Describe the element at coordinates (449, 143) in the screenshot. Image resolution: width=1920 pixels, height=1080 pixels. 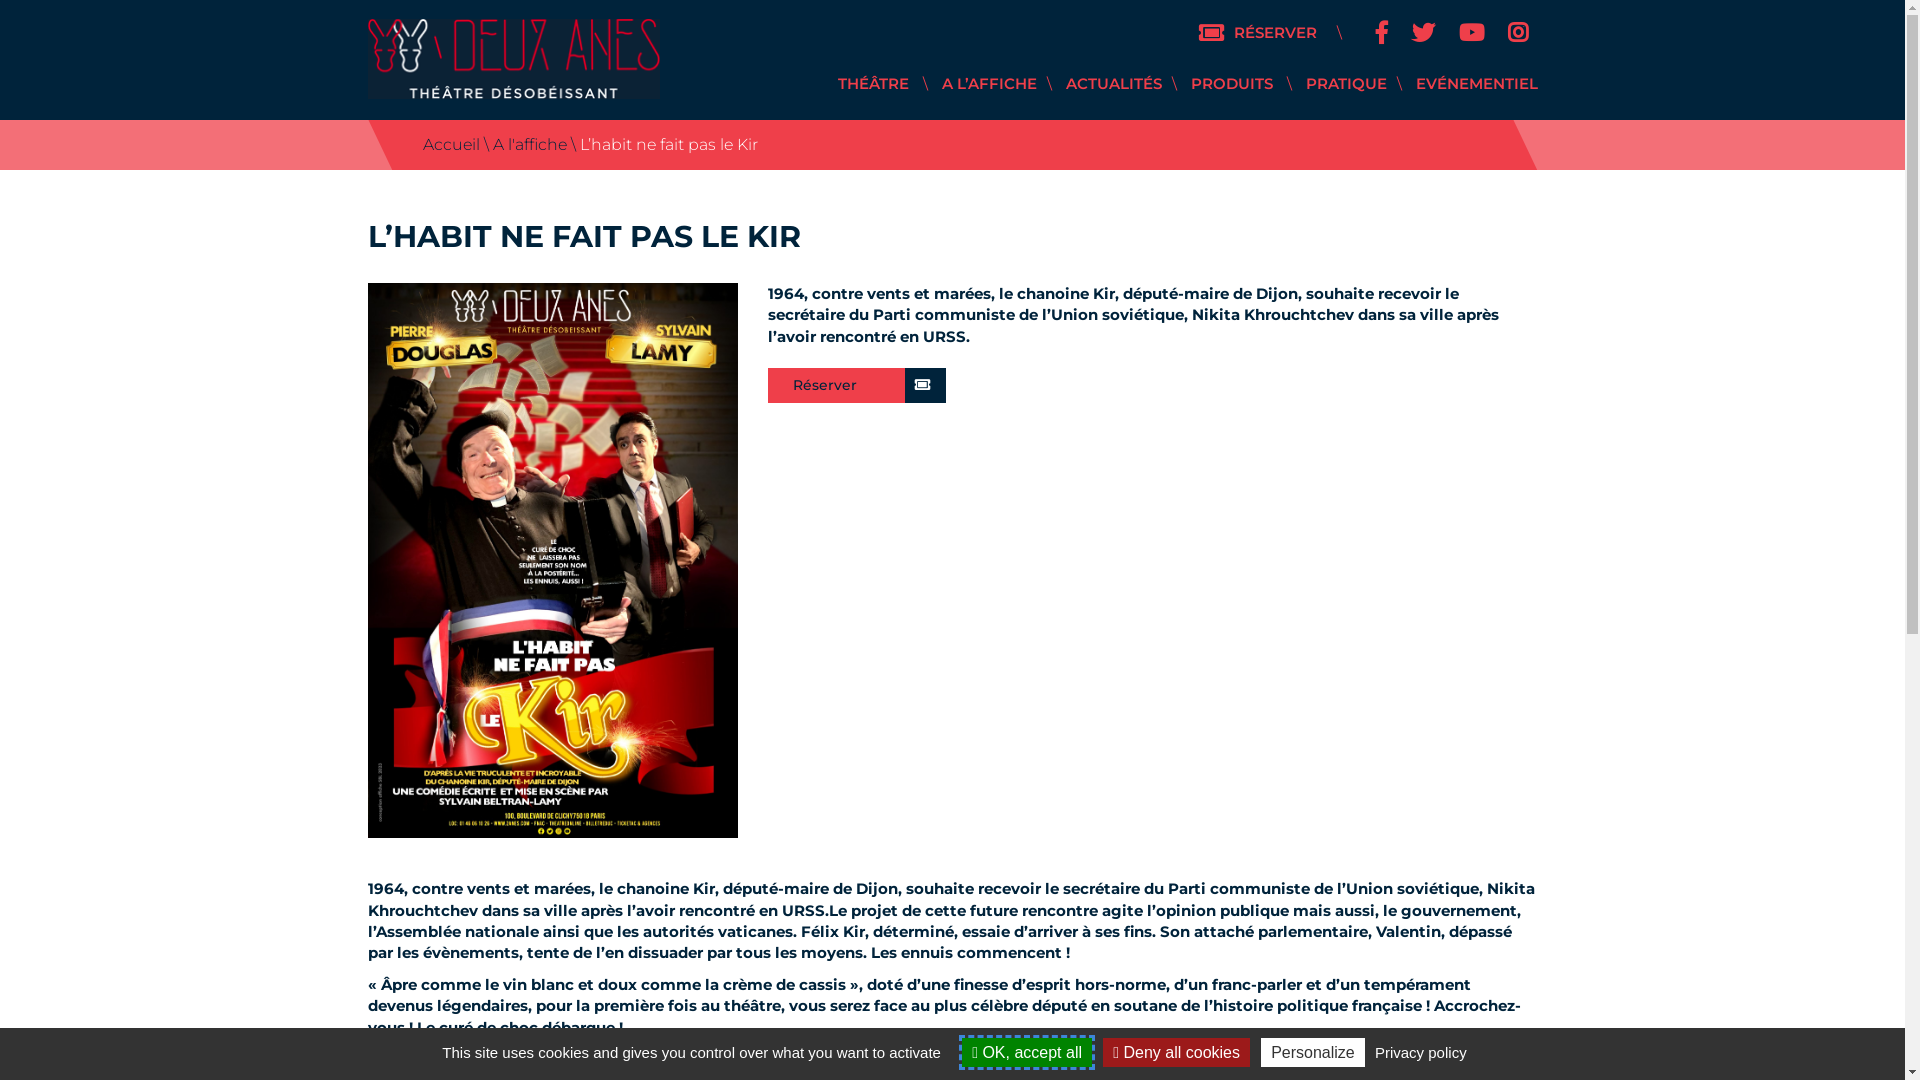
I see `'Accueil'` at that location.